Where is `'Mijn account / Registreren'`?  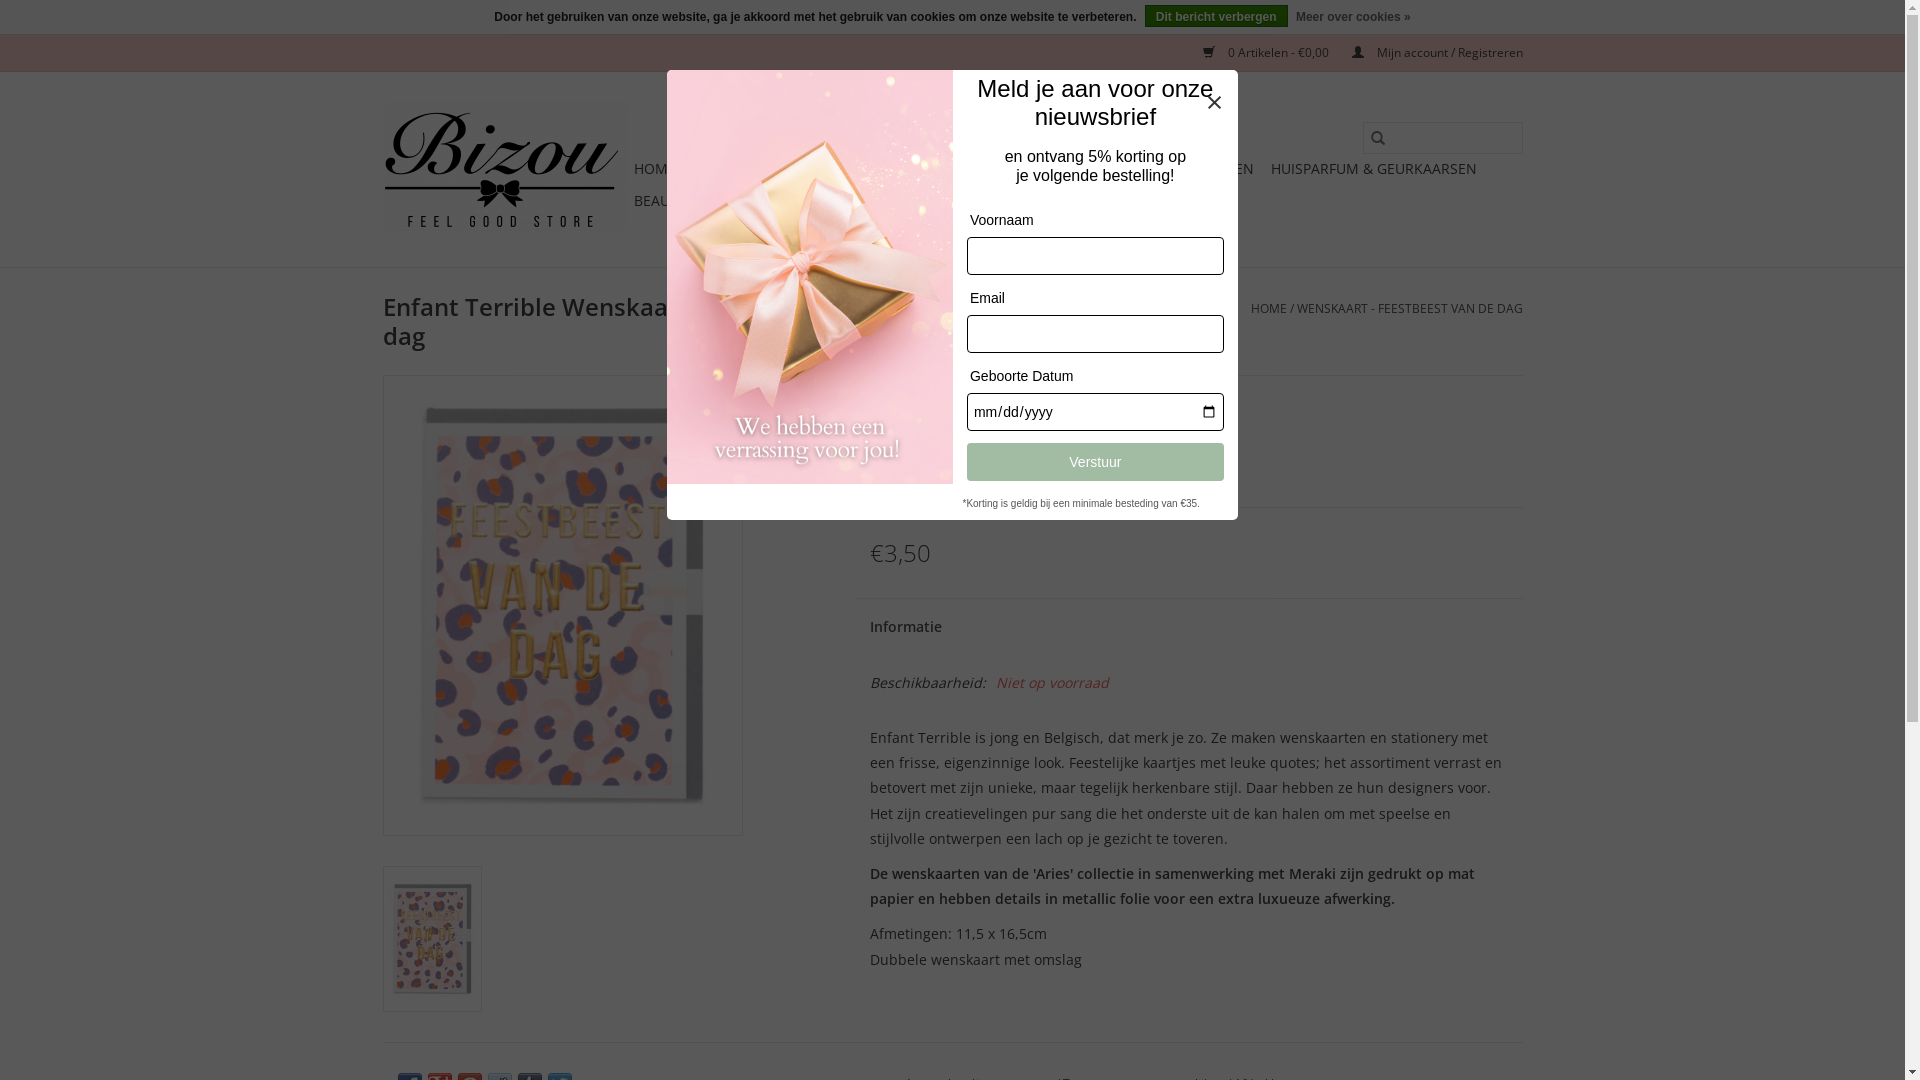 'Mijn account / Registreren' is located at coordinates (1426, 51).